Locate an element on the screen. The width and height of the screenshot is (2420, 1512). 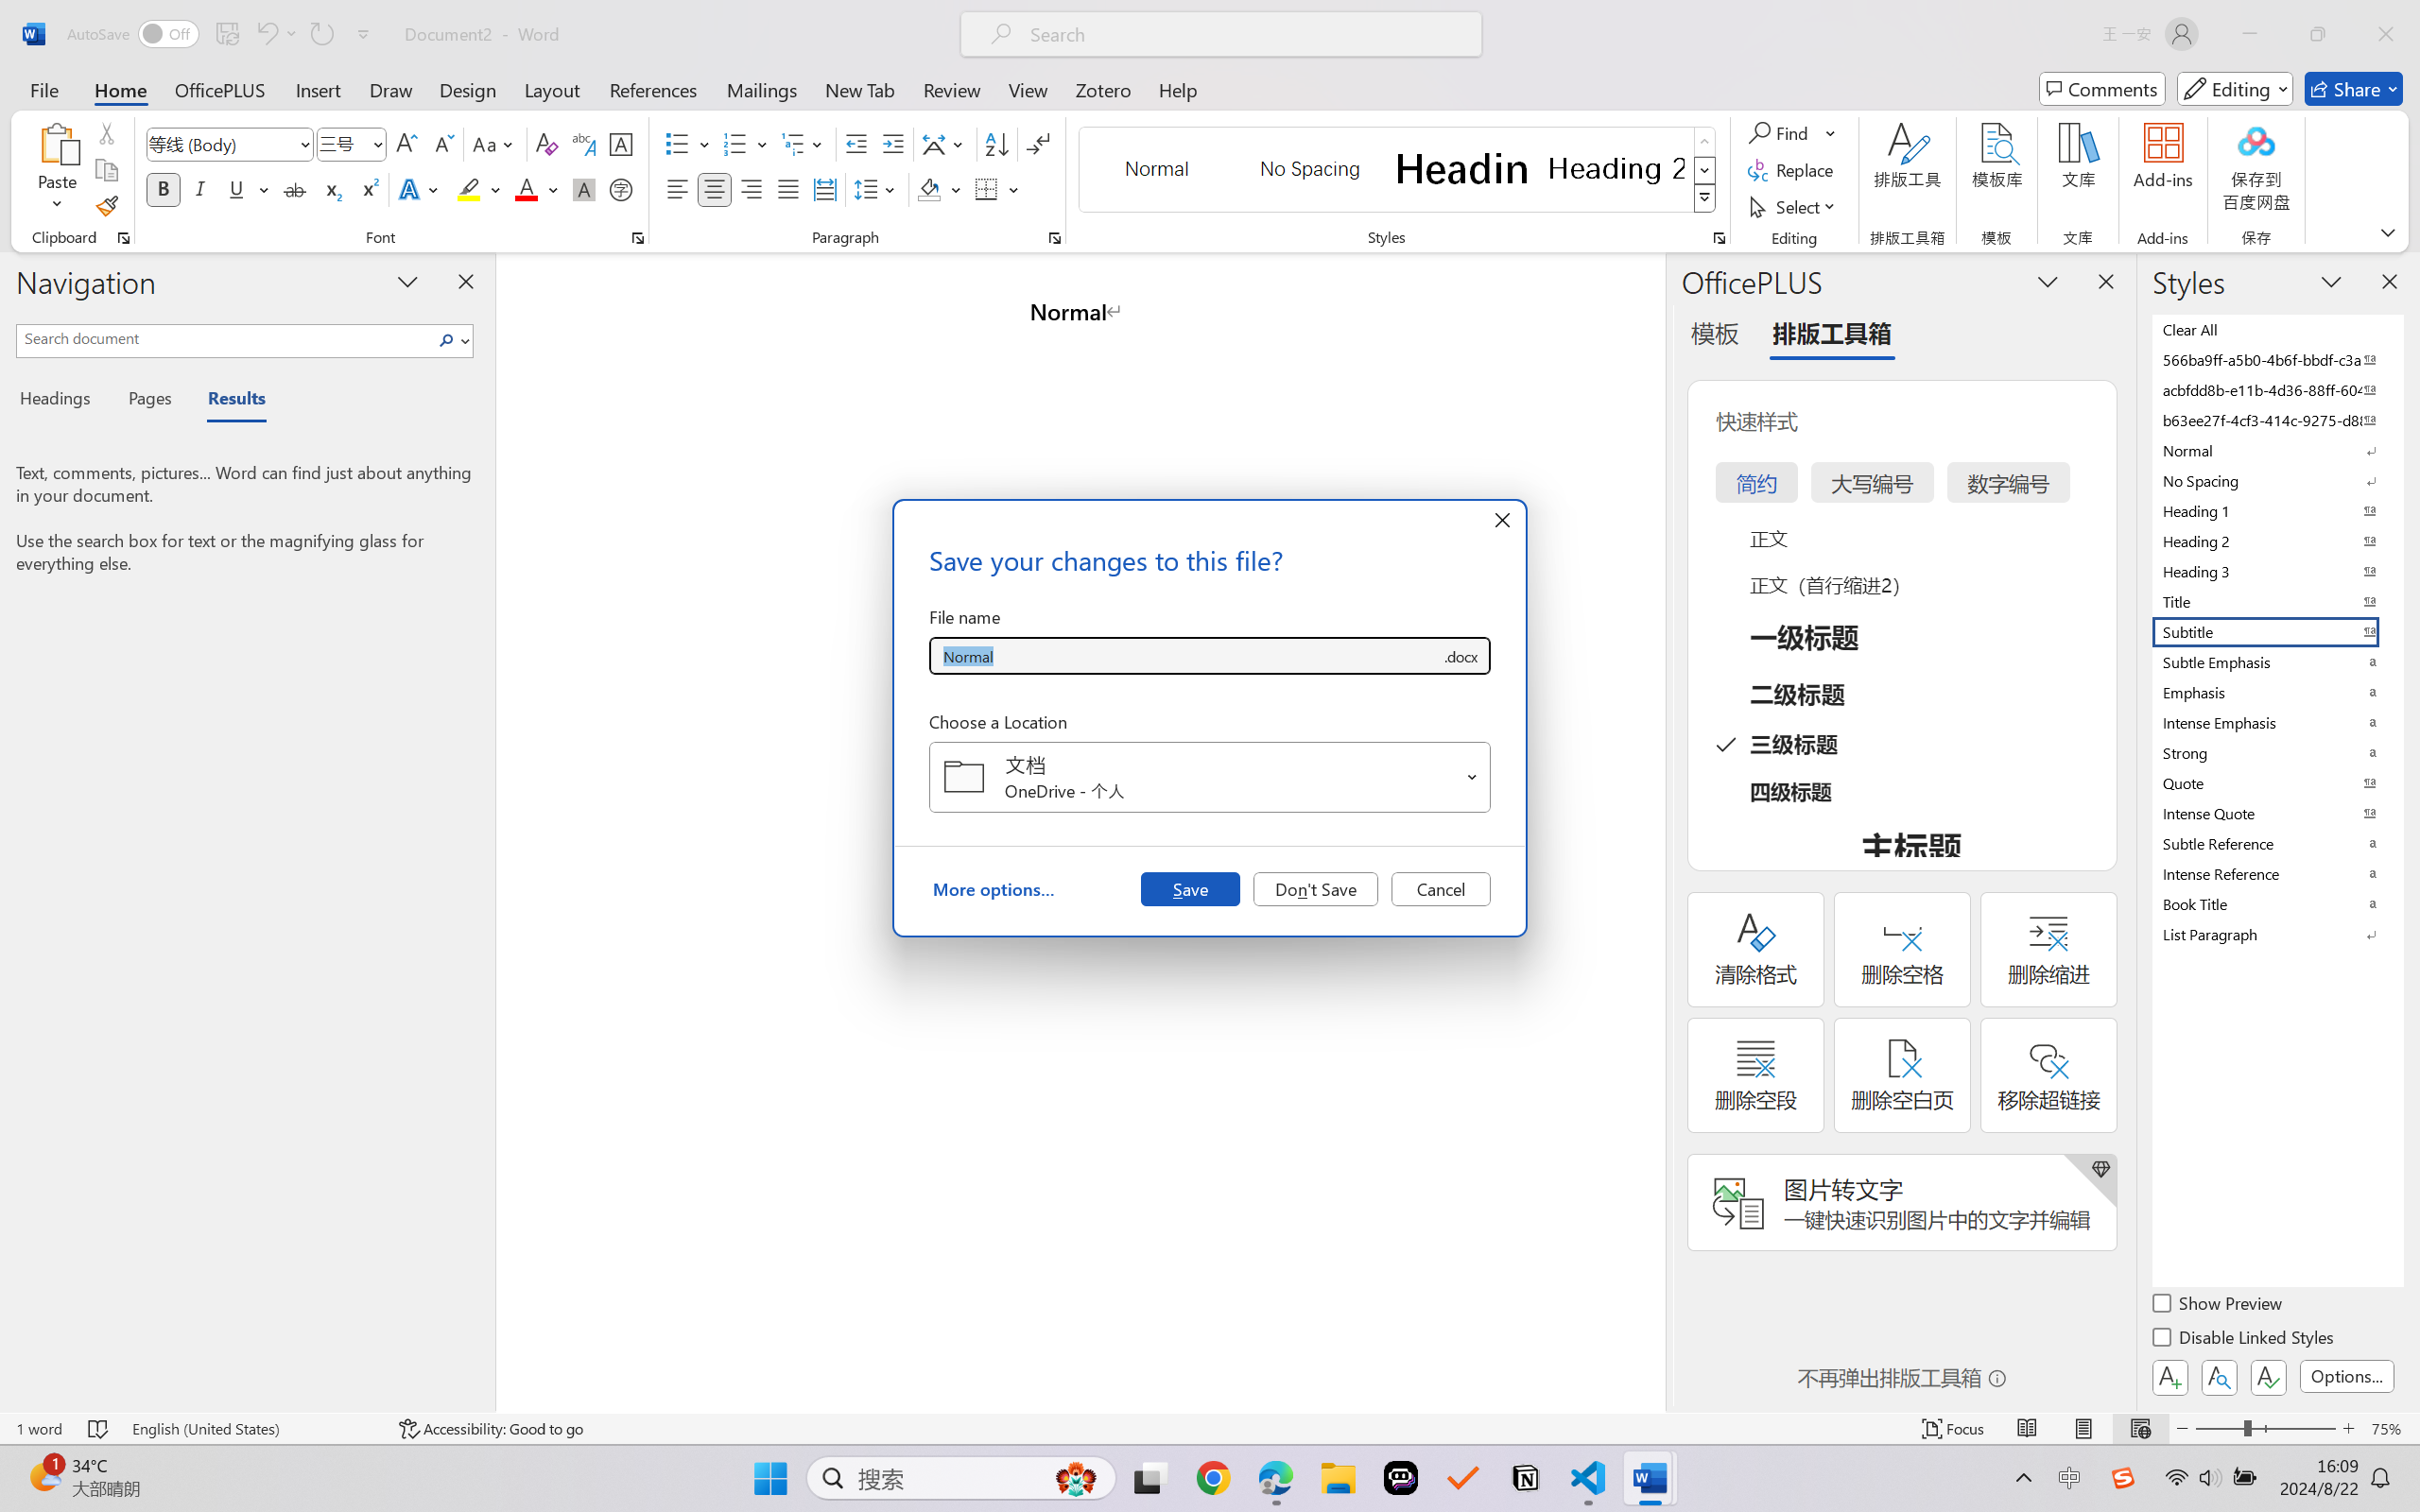
'Multilevel List' is located at coordinates (804, 144).